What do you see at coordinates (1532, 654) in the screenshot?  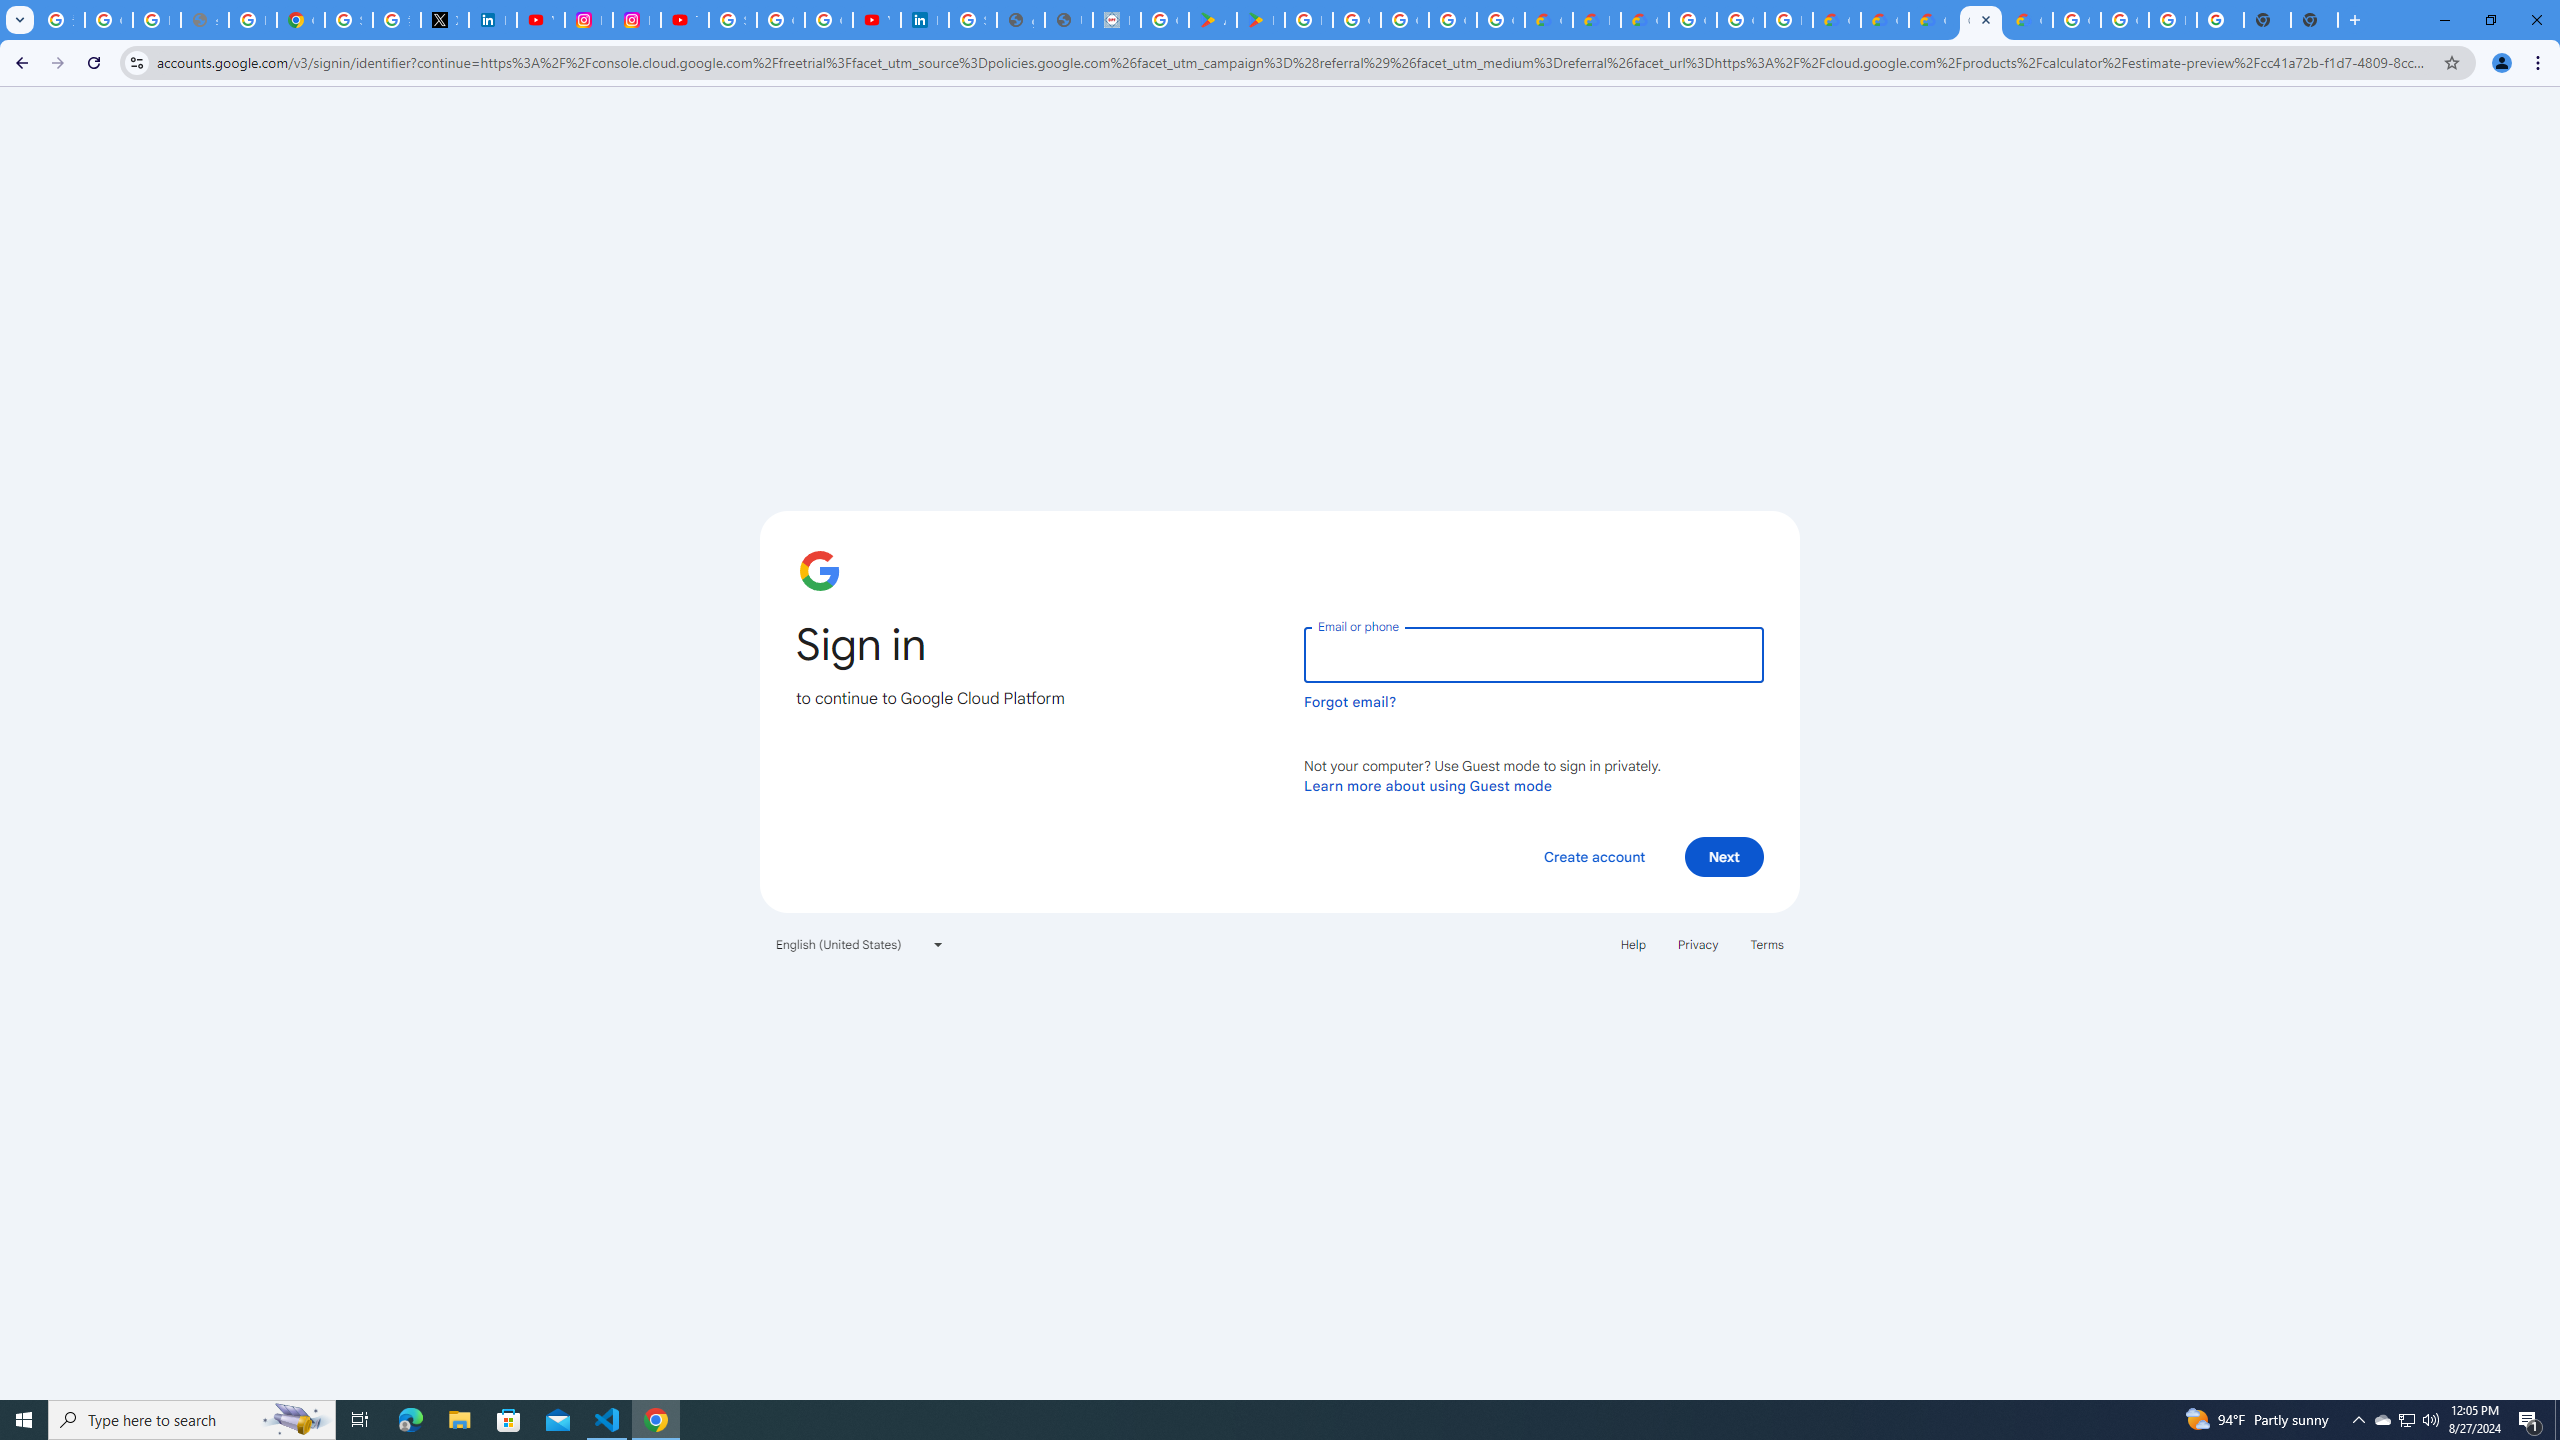 I see `'Email or phone'` at bounding box center [1532, 654].